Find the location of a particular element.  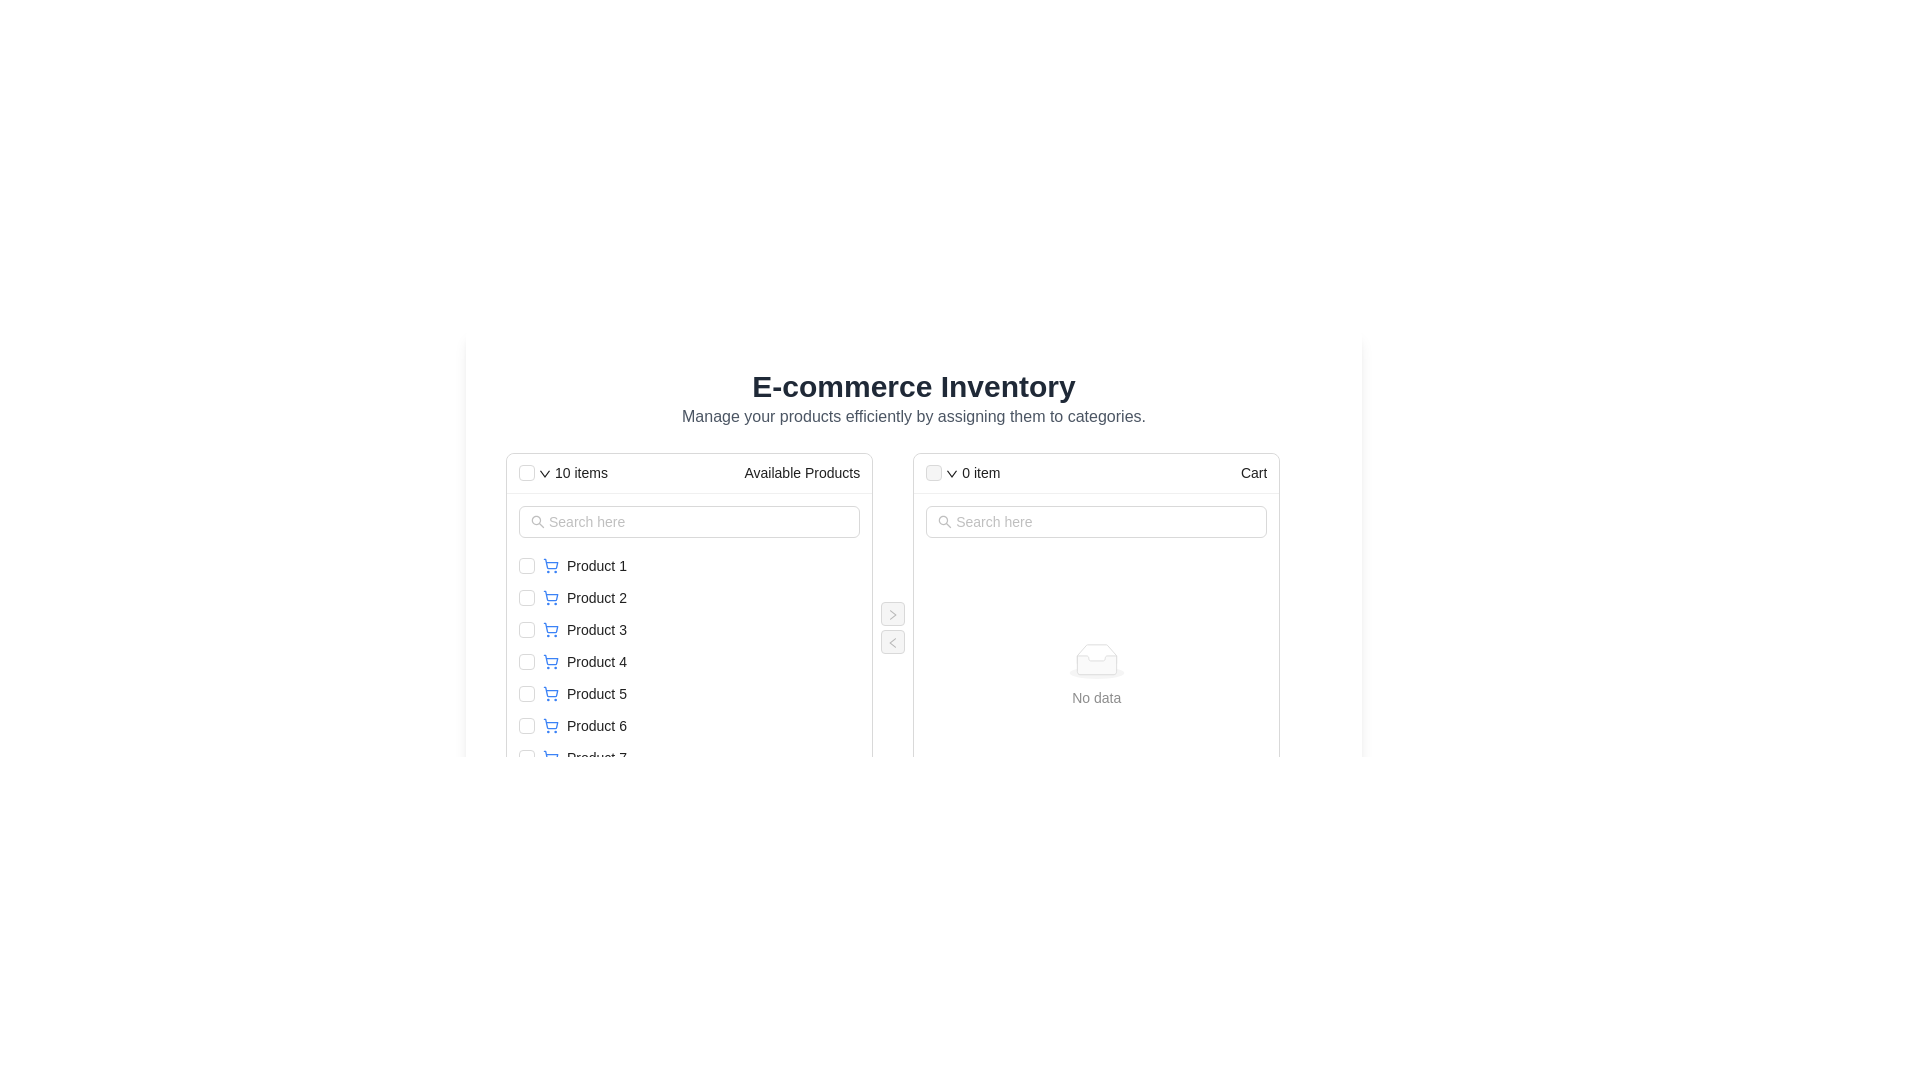

the rightwards arrow icon to move a selected item from the 'Available Products' section to the 'Cart' section is located at coordinates (892, 613).